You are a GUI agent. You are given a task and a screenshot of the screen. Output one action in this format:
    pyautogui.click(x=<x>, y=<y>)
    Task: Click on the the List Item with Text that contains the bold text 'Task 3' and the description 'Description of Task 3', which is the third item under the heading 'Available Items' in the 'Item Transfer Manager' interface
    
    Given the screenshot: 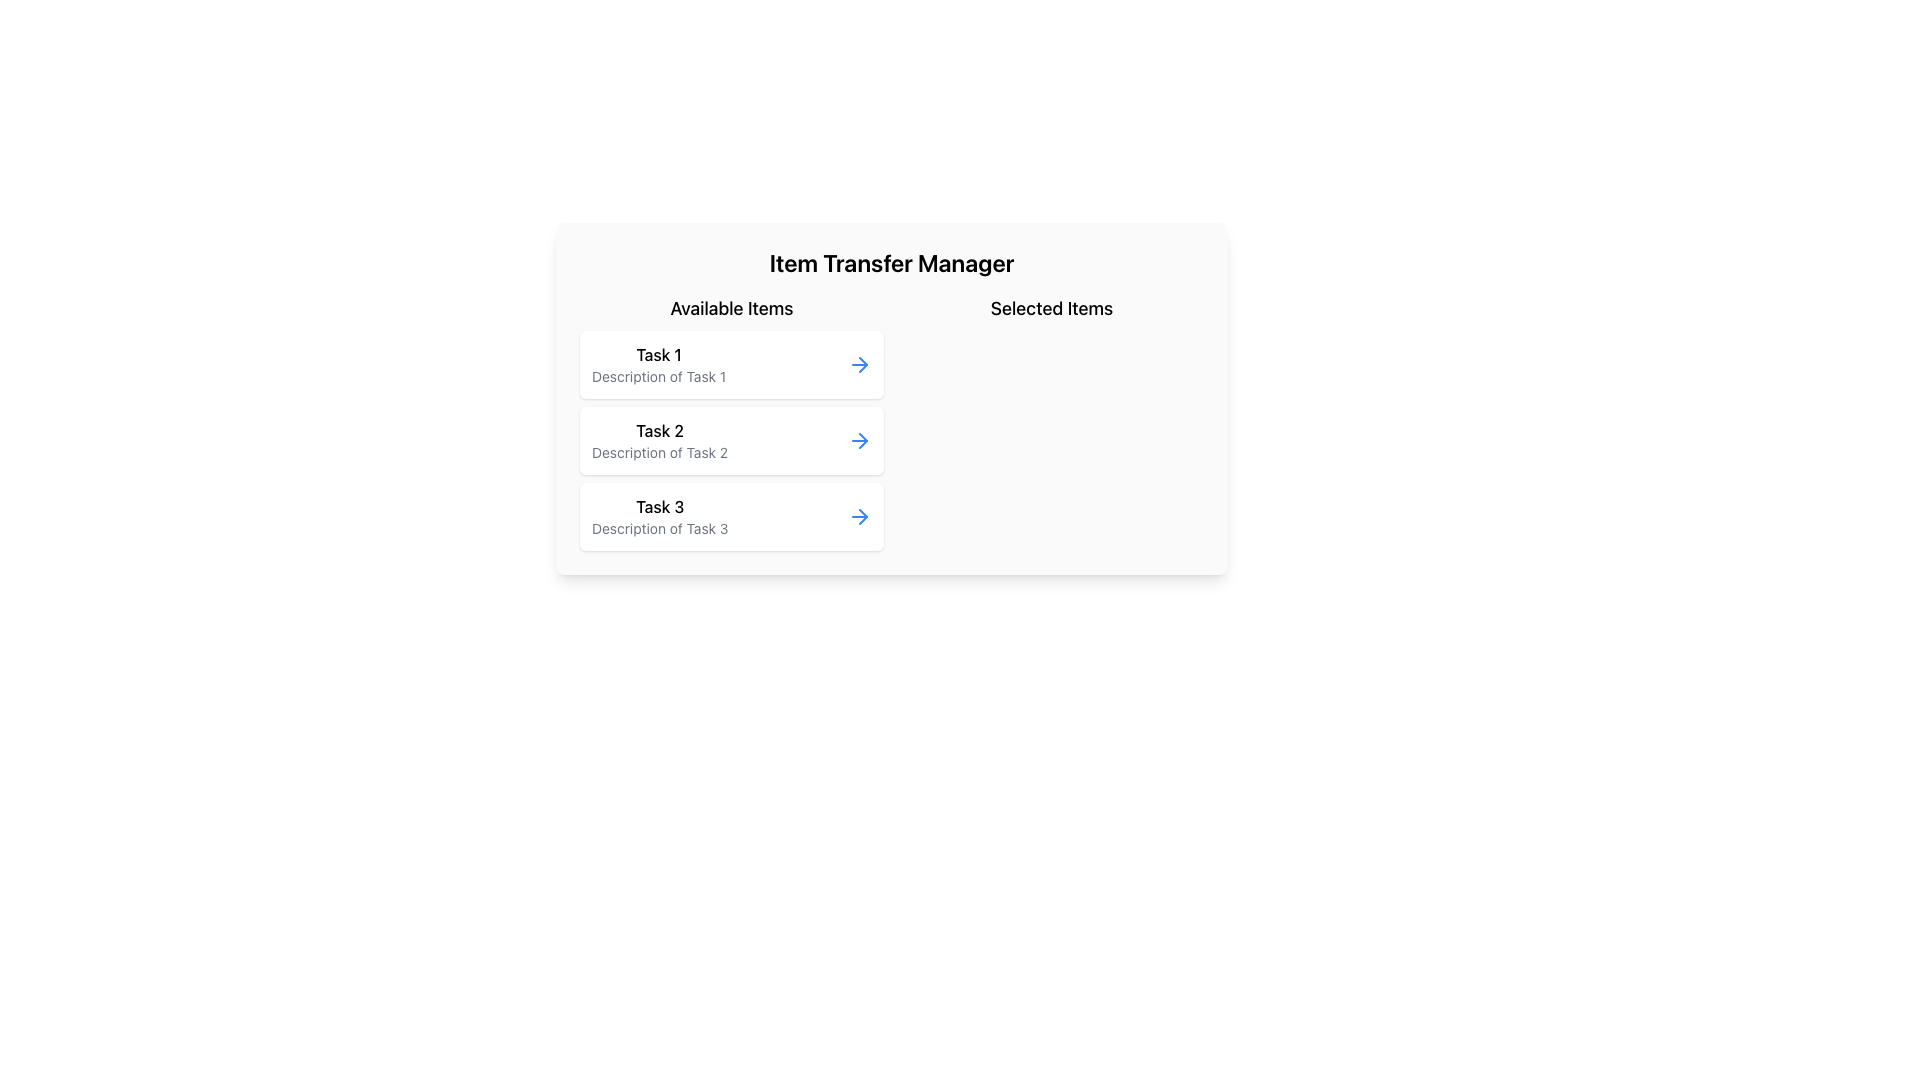 What is the action you would take?
    pyautogui.click(x=660, y=515)
    